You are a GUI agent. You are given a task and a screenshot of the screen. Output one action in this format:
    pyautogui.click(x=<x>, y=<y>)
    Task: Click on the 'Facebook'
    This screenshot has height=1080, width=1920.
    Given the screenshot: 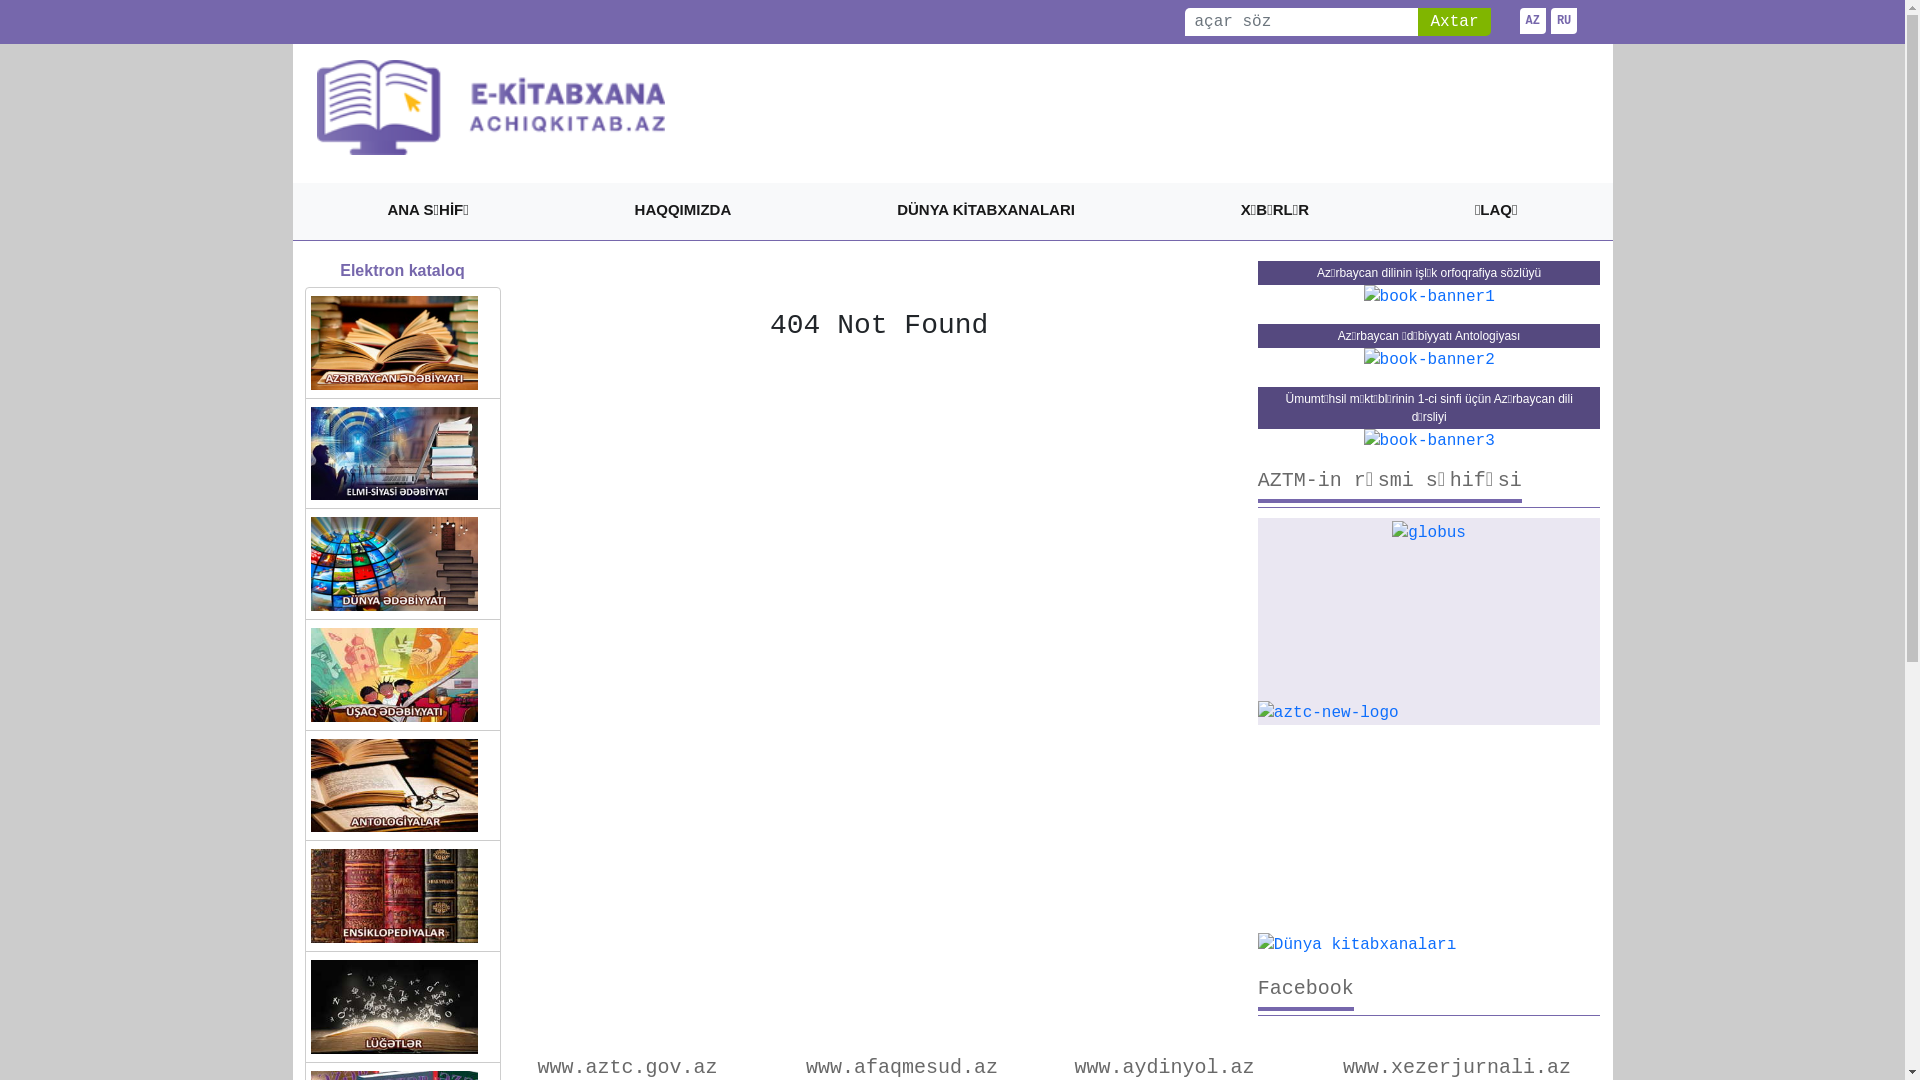 What is the action you would take?
    pyautogui.click(x=1256, y=994)
    